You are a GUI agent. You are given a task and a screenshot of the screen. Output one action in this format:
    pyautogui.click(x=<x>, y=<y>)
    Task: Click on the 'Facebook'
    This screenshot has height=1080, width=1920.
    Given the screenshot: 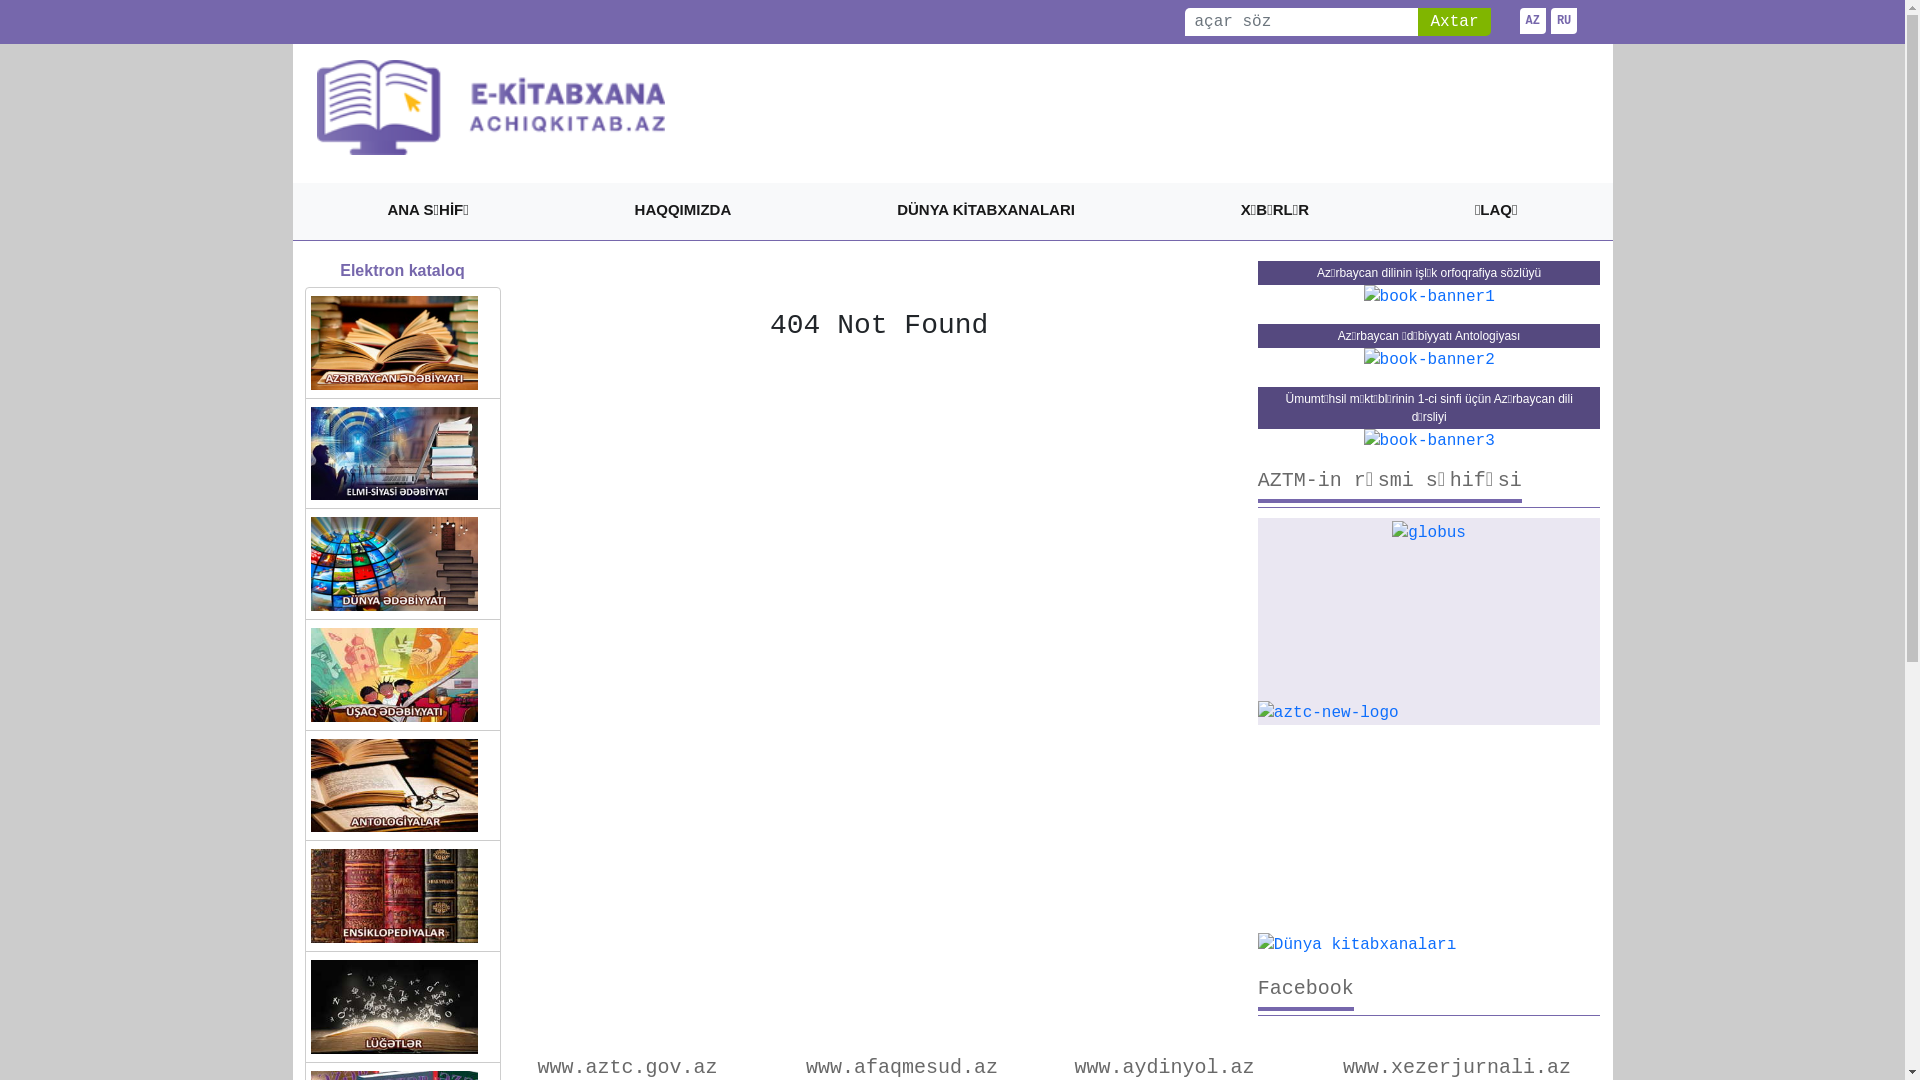 What is the action you would take?
    pyautogui.click(x=1256, y=994)
    